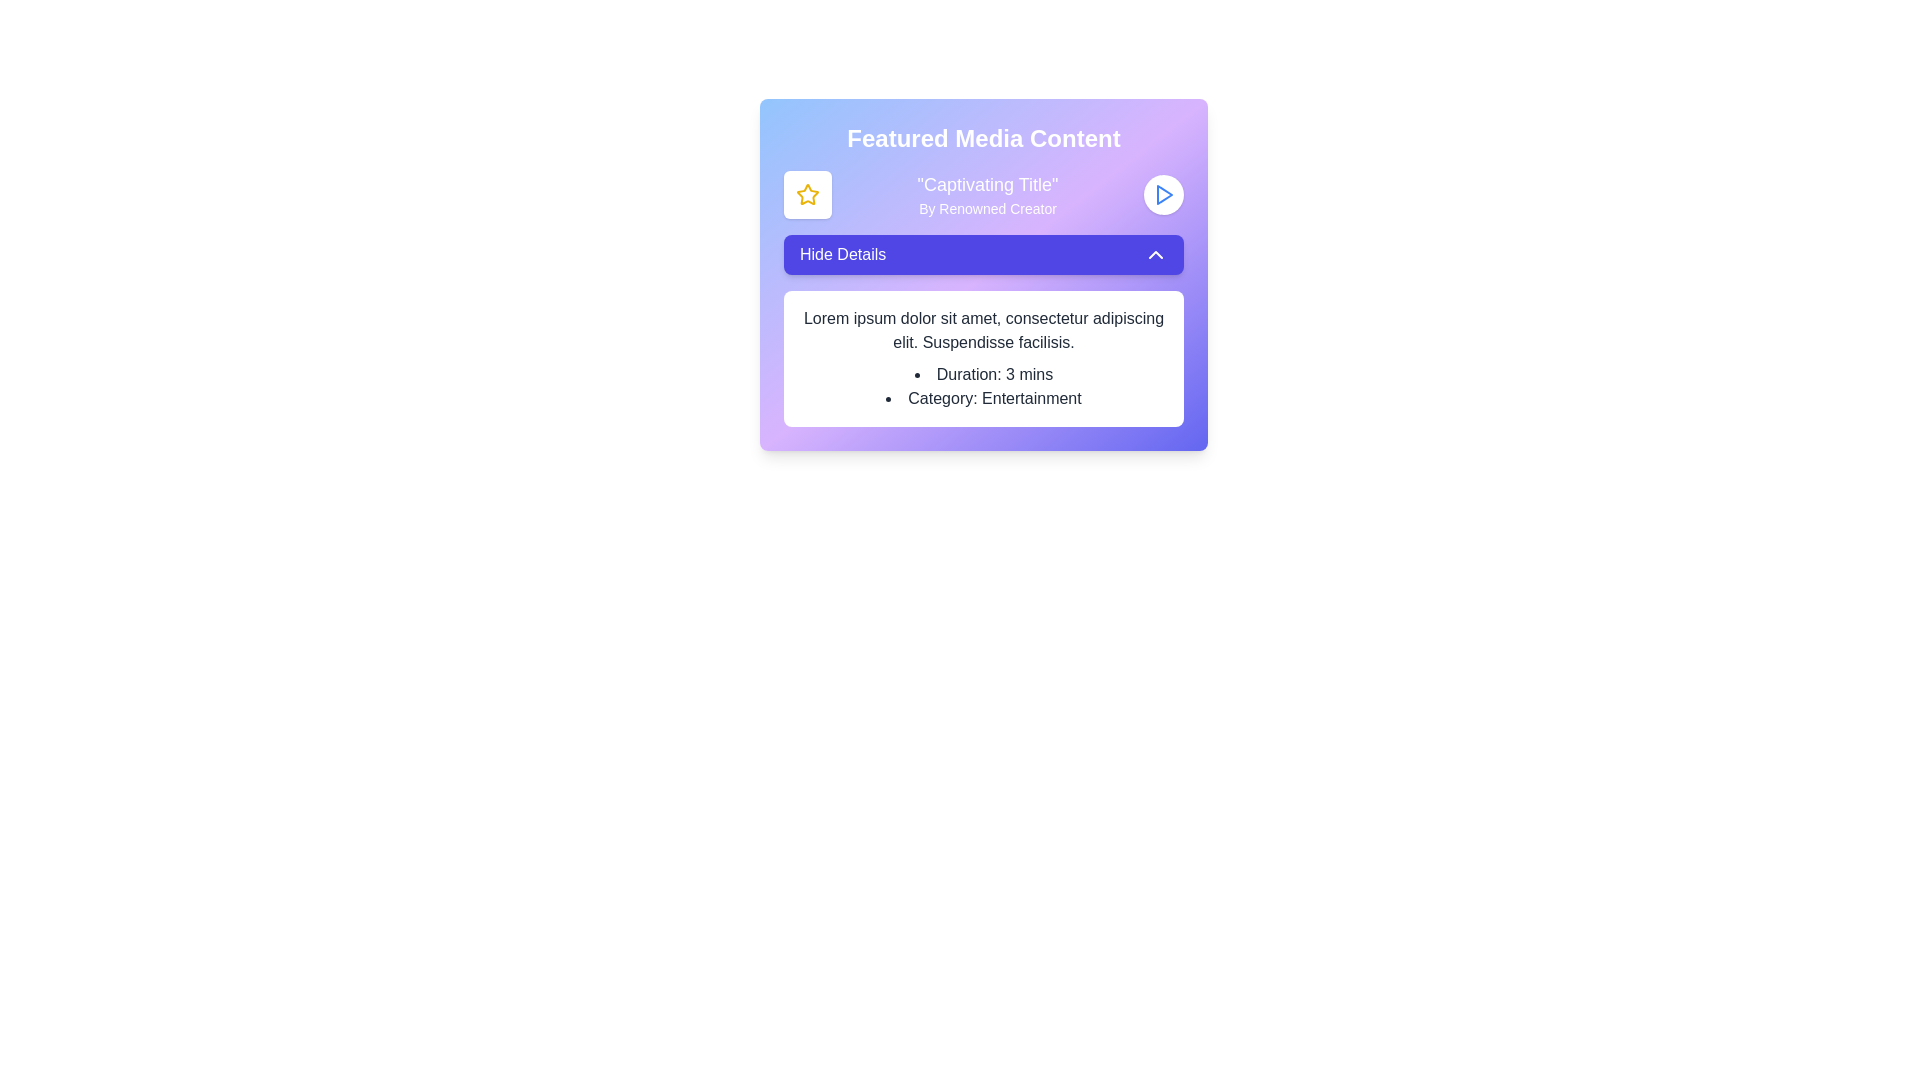  Describe the element at coordinates (1163, 195) in the screenshot. I see `the circular button with a white background and a blue play icon` at that location.